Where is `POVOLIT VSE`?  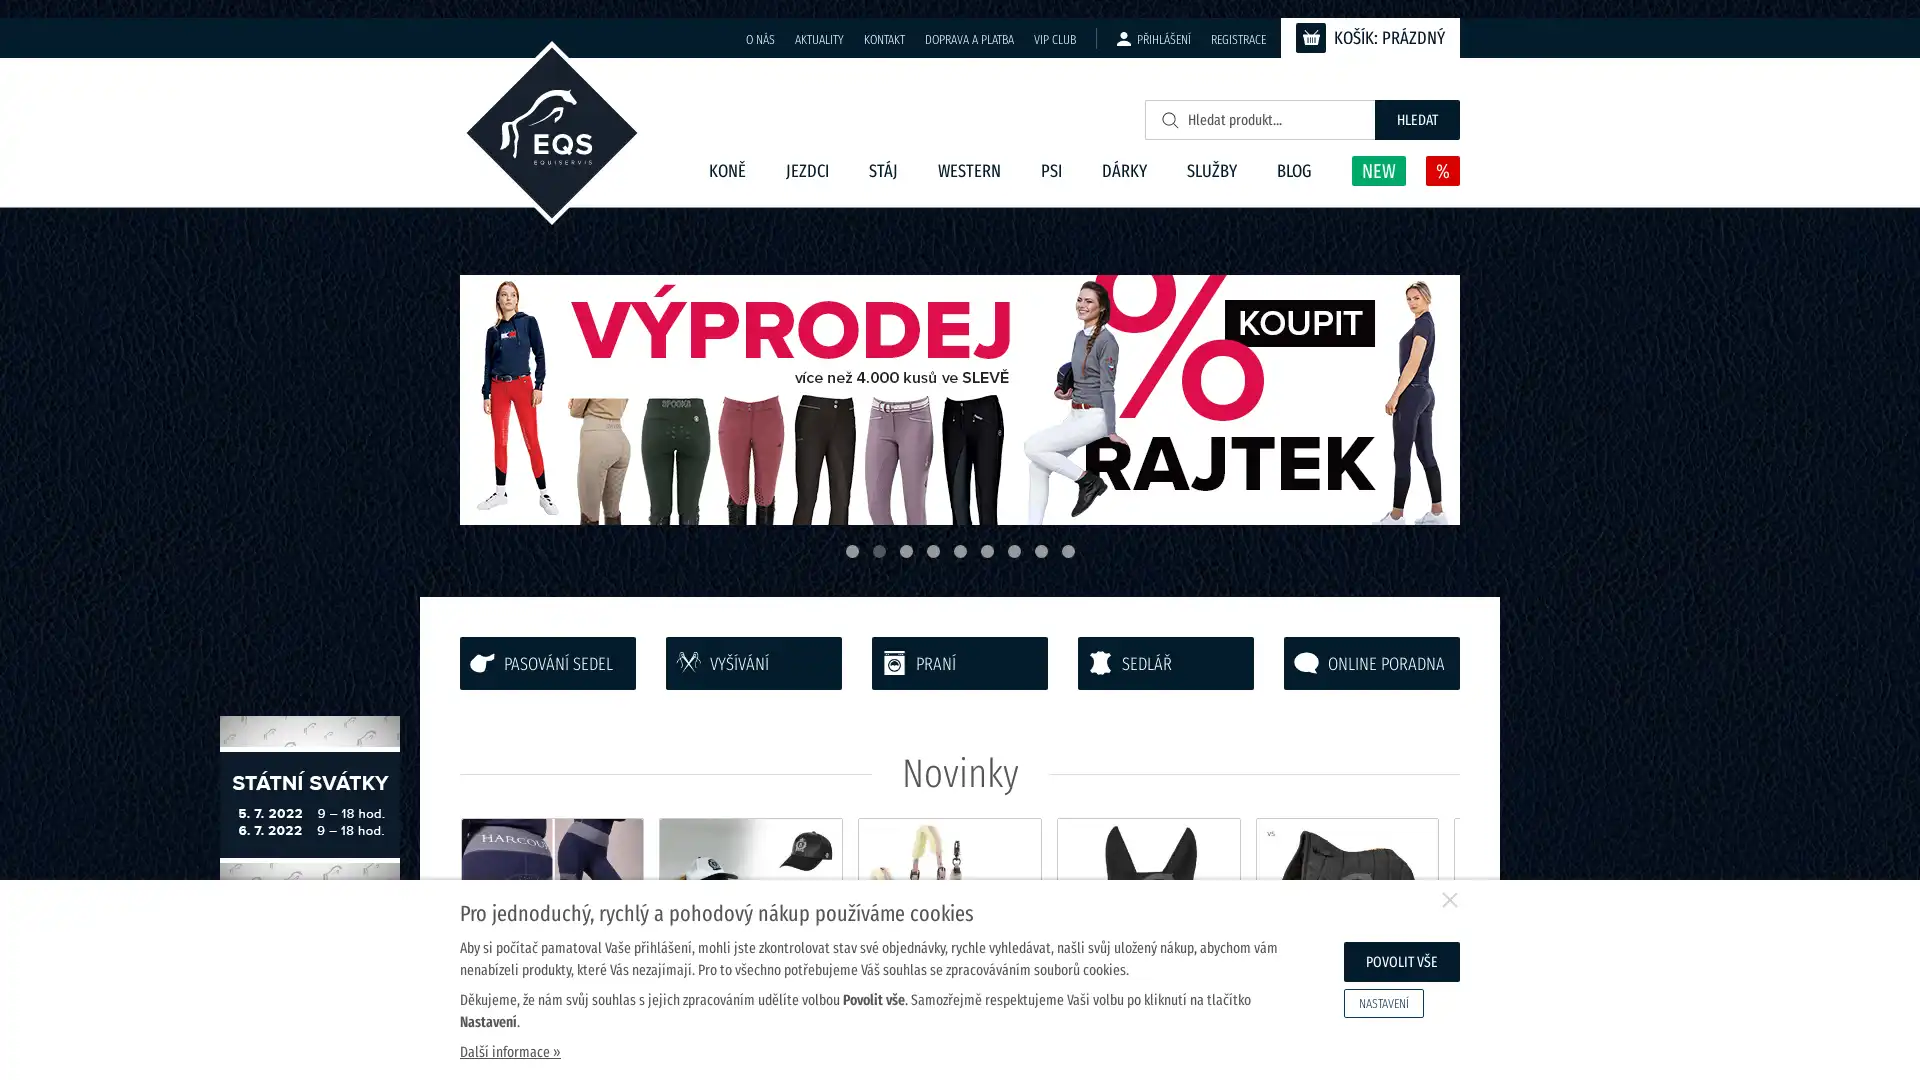
POVOLIT VSE is located at coordinates (1400, 959).